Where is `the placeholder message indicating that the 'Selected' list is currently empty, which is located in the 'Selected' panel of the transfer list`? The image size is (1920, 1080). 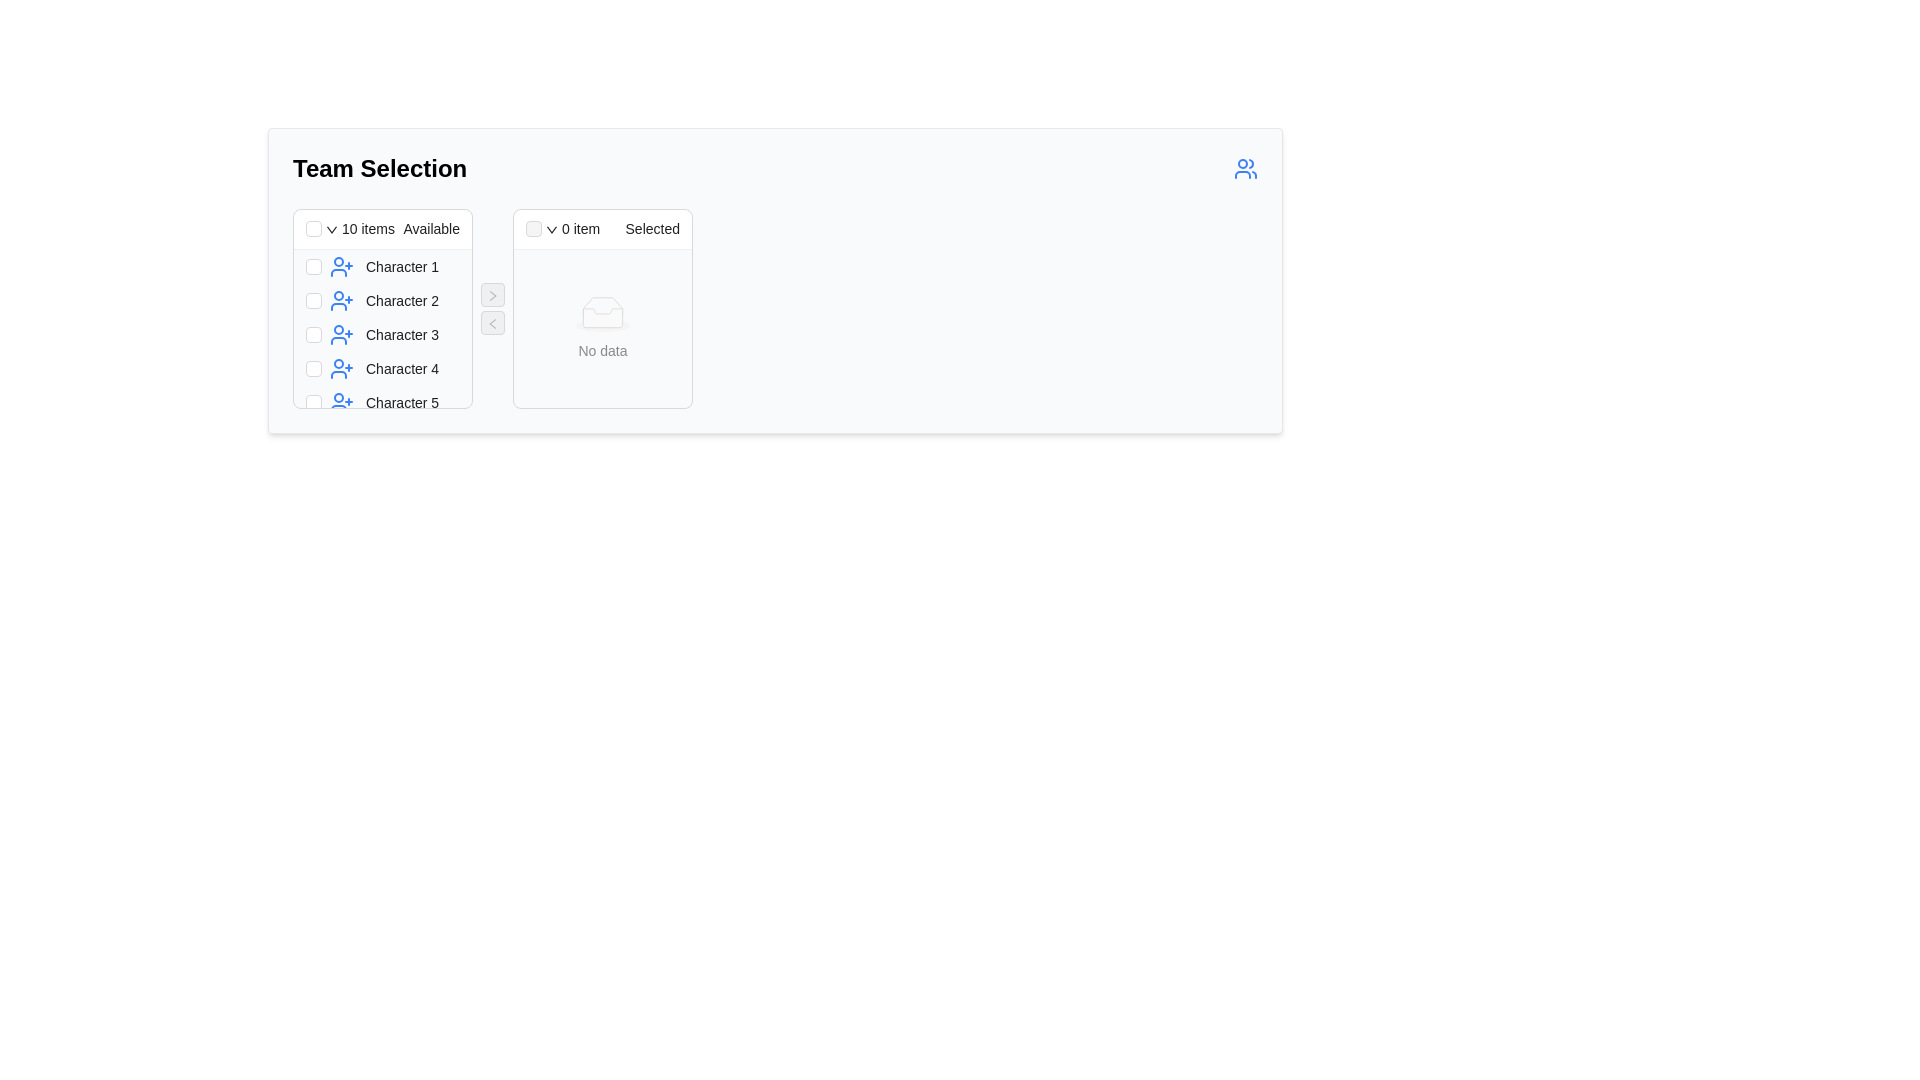
the placeholder message indicating that the 'Selected' list is currently empty, which is located in the 'Selected' panel of the transfer list is located at coordinates (602, 327).